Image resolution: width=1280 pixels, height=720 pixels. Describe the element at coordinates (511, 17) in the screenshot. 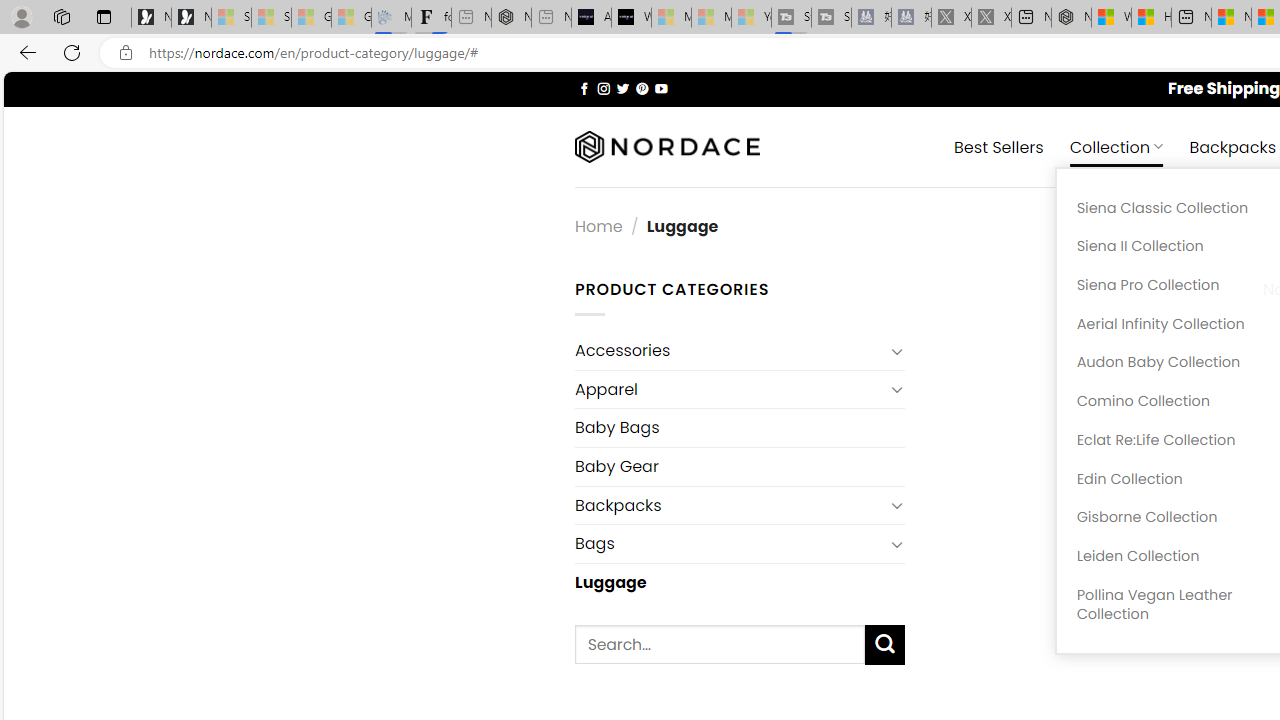

I see `'Nordace - #1 Japanese Best-Seller - Siena Smart Backpack'` at that location.